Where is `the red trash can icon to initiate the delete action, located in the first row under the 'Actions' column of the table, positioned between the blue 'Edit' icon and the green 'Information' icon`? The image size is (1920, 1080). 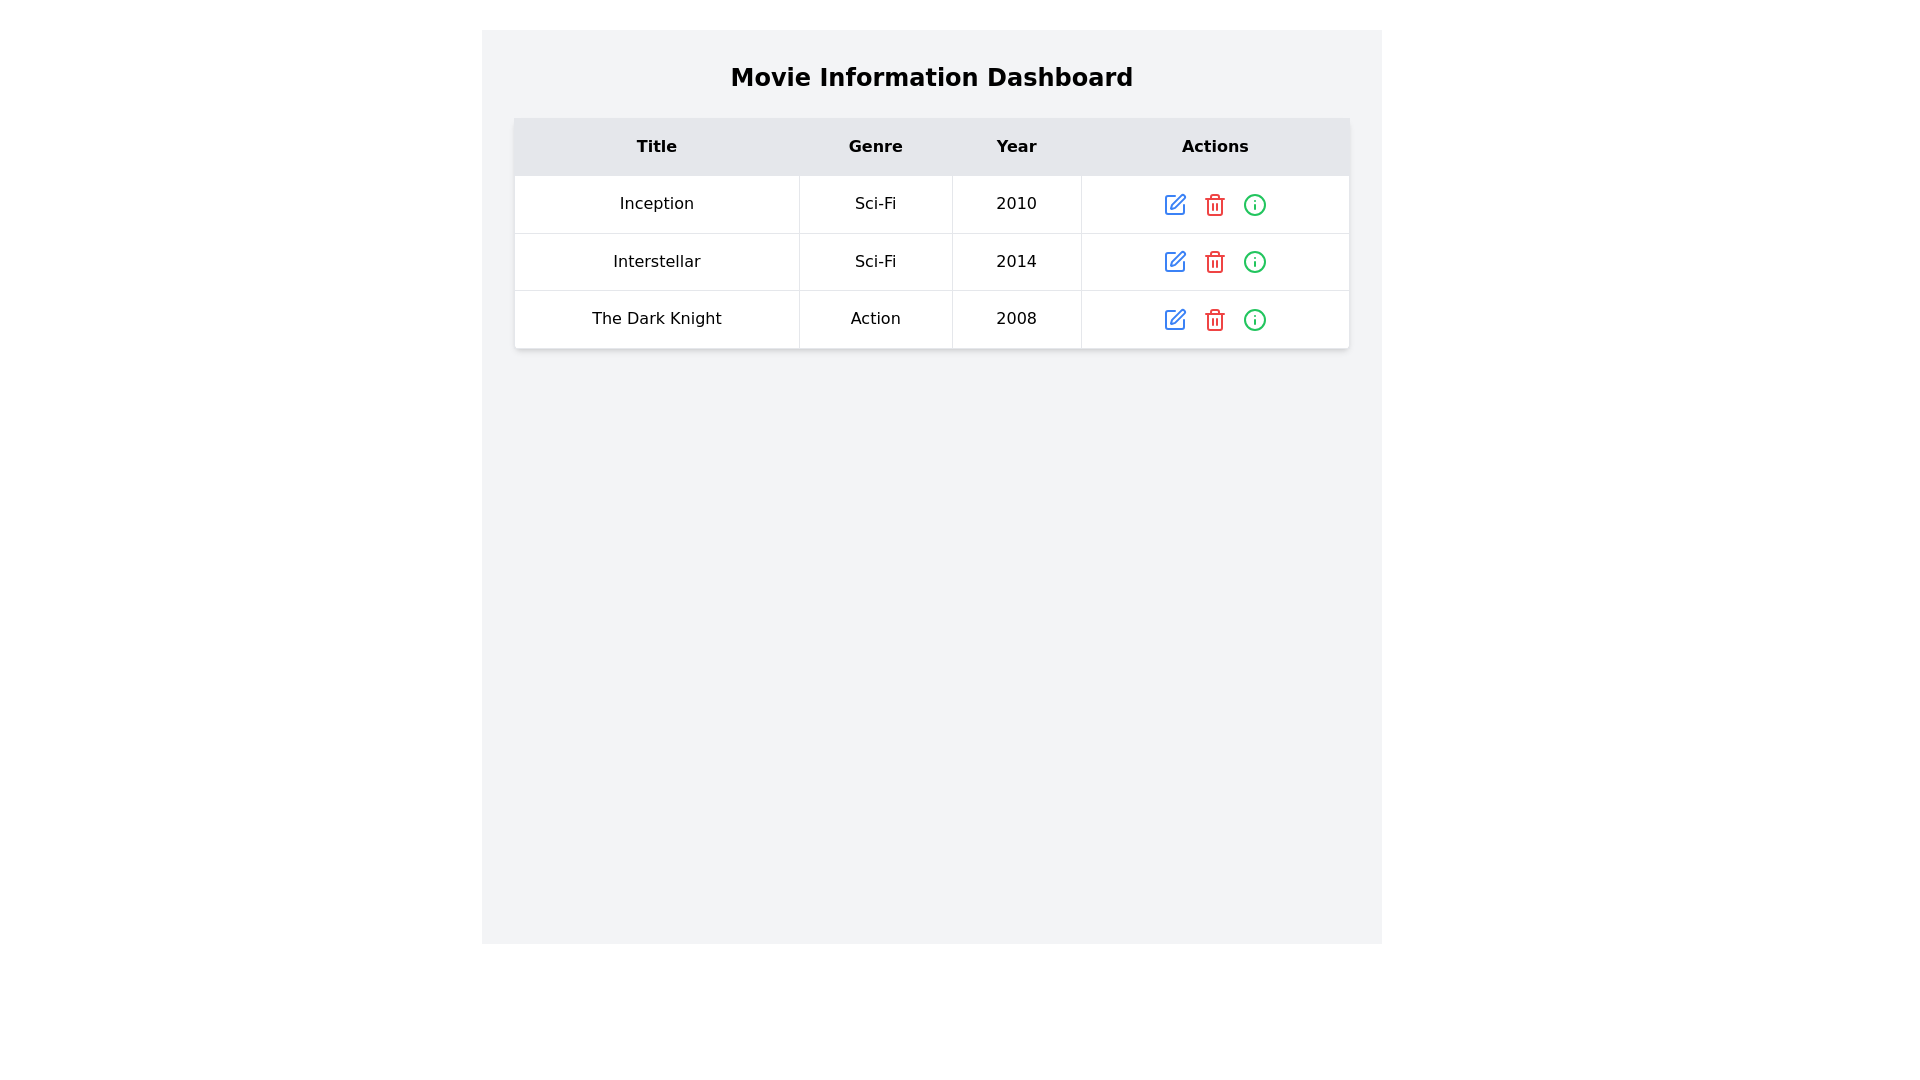
the red trash can icon to initiate the delete action, located in the first row under the 'Actions' column of the table, positioned between the blue 'Edit' icon and the green 'Information' icon is located at coordinates (1214, 204).